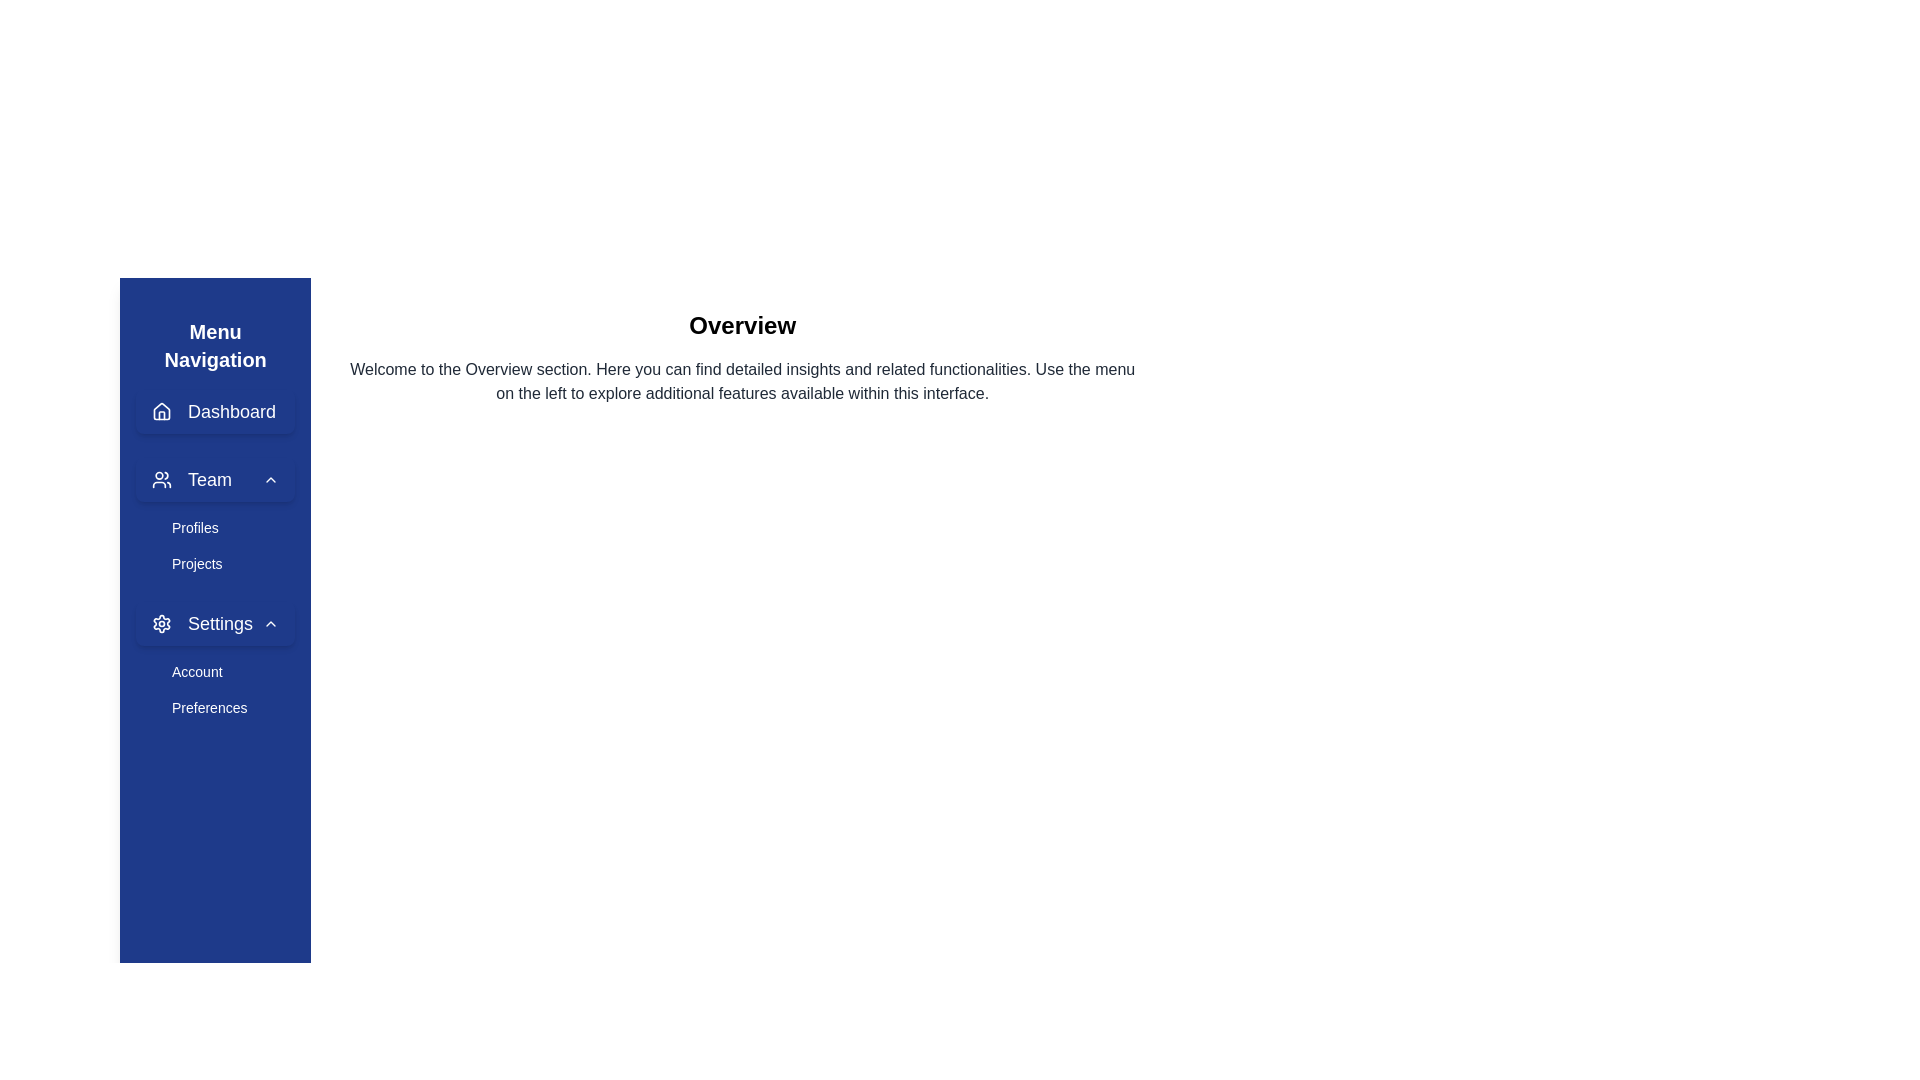 This screenshot has height=1080, width=1920. What do you see at coordinates (270, 623) in the screenshot?
I see `the Chevron icon located to the right of the 'Settings' text in the vertical navigation menu sidebar` at bounding box center [270, 623].